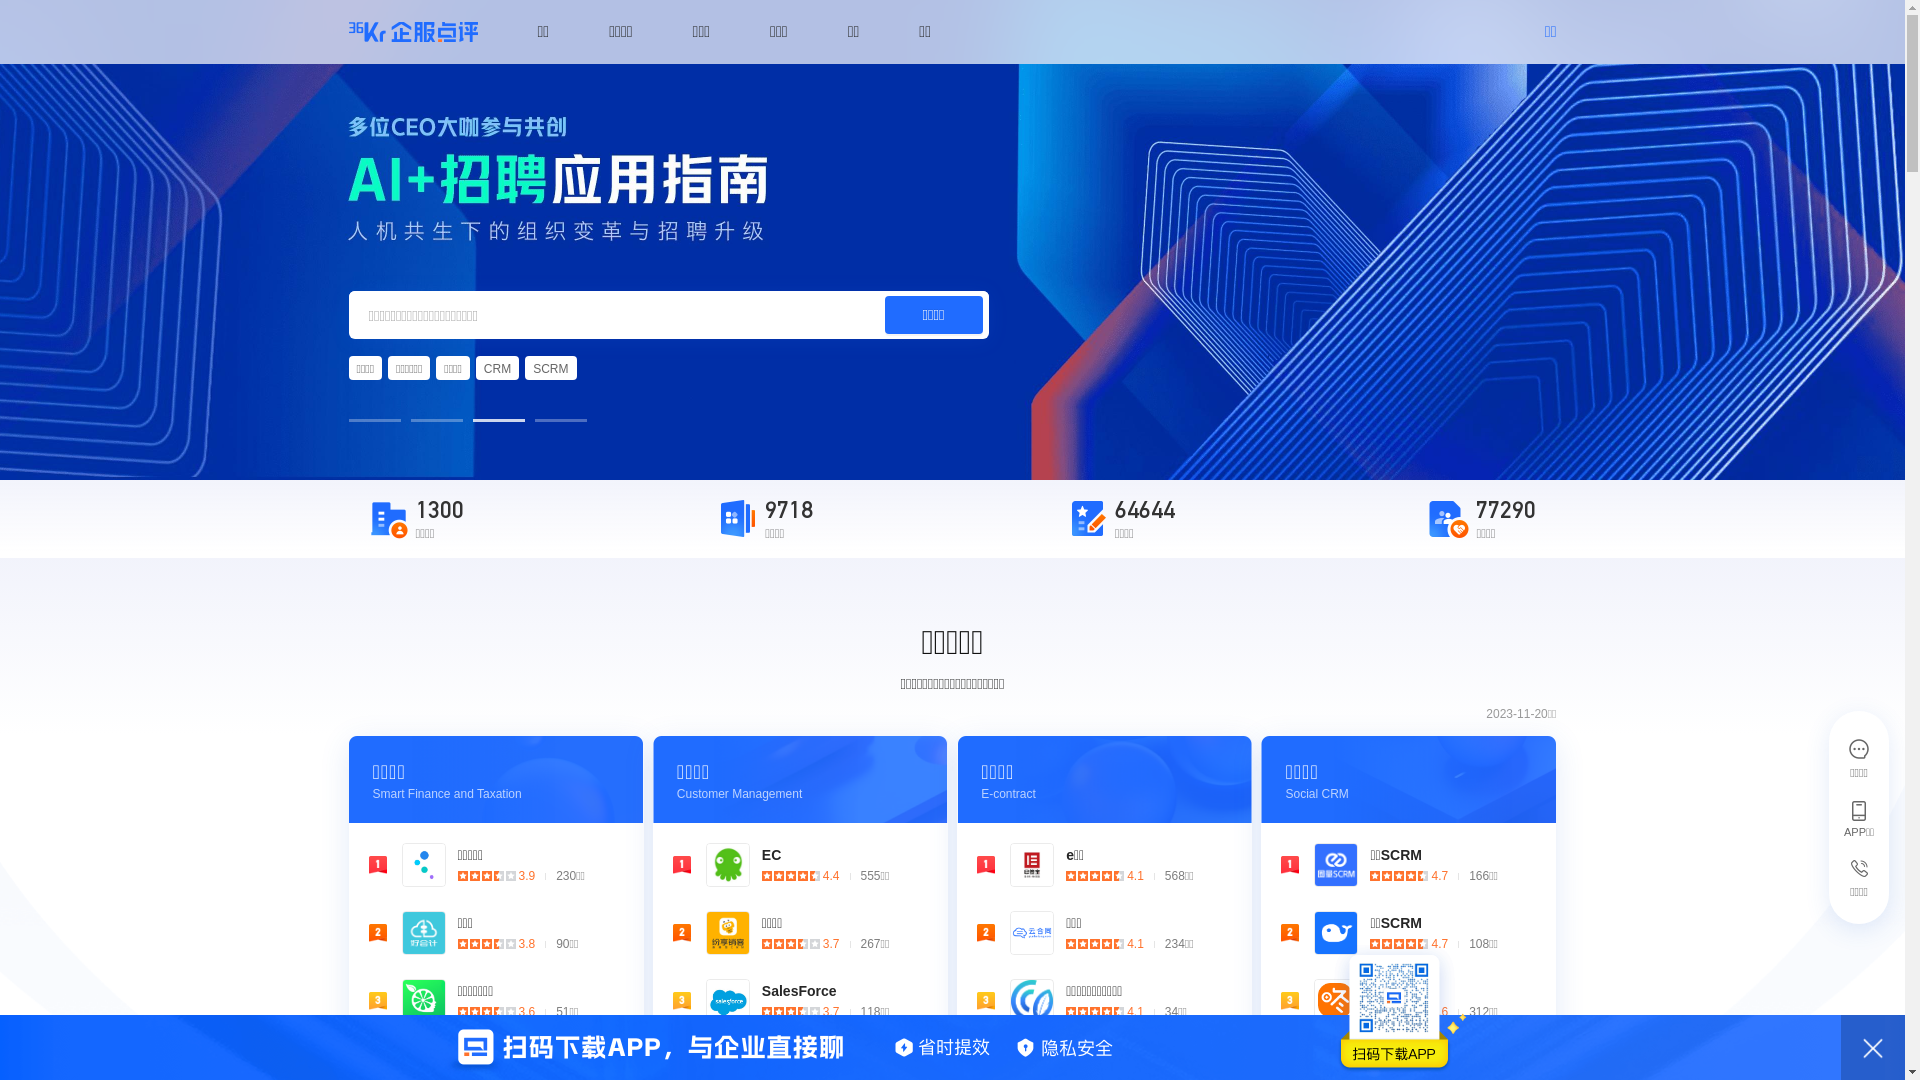  I want to click on 'CRM', so click(474, 367).